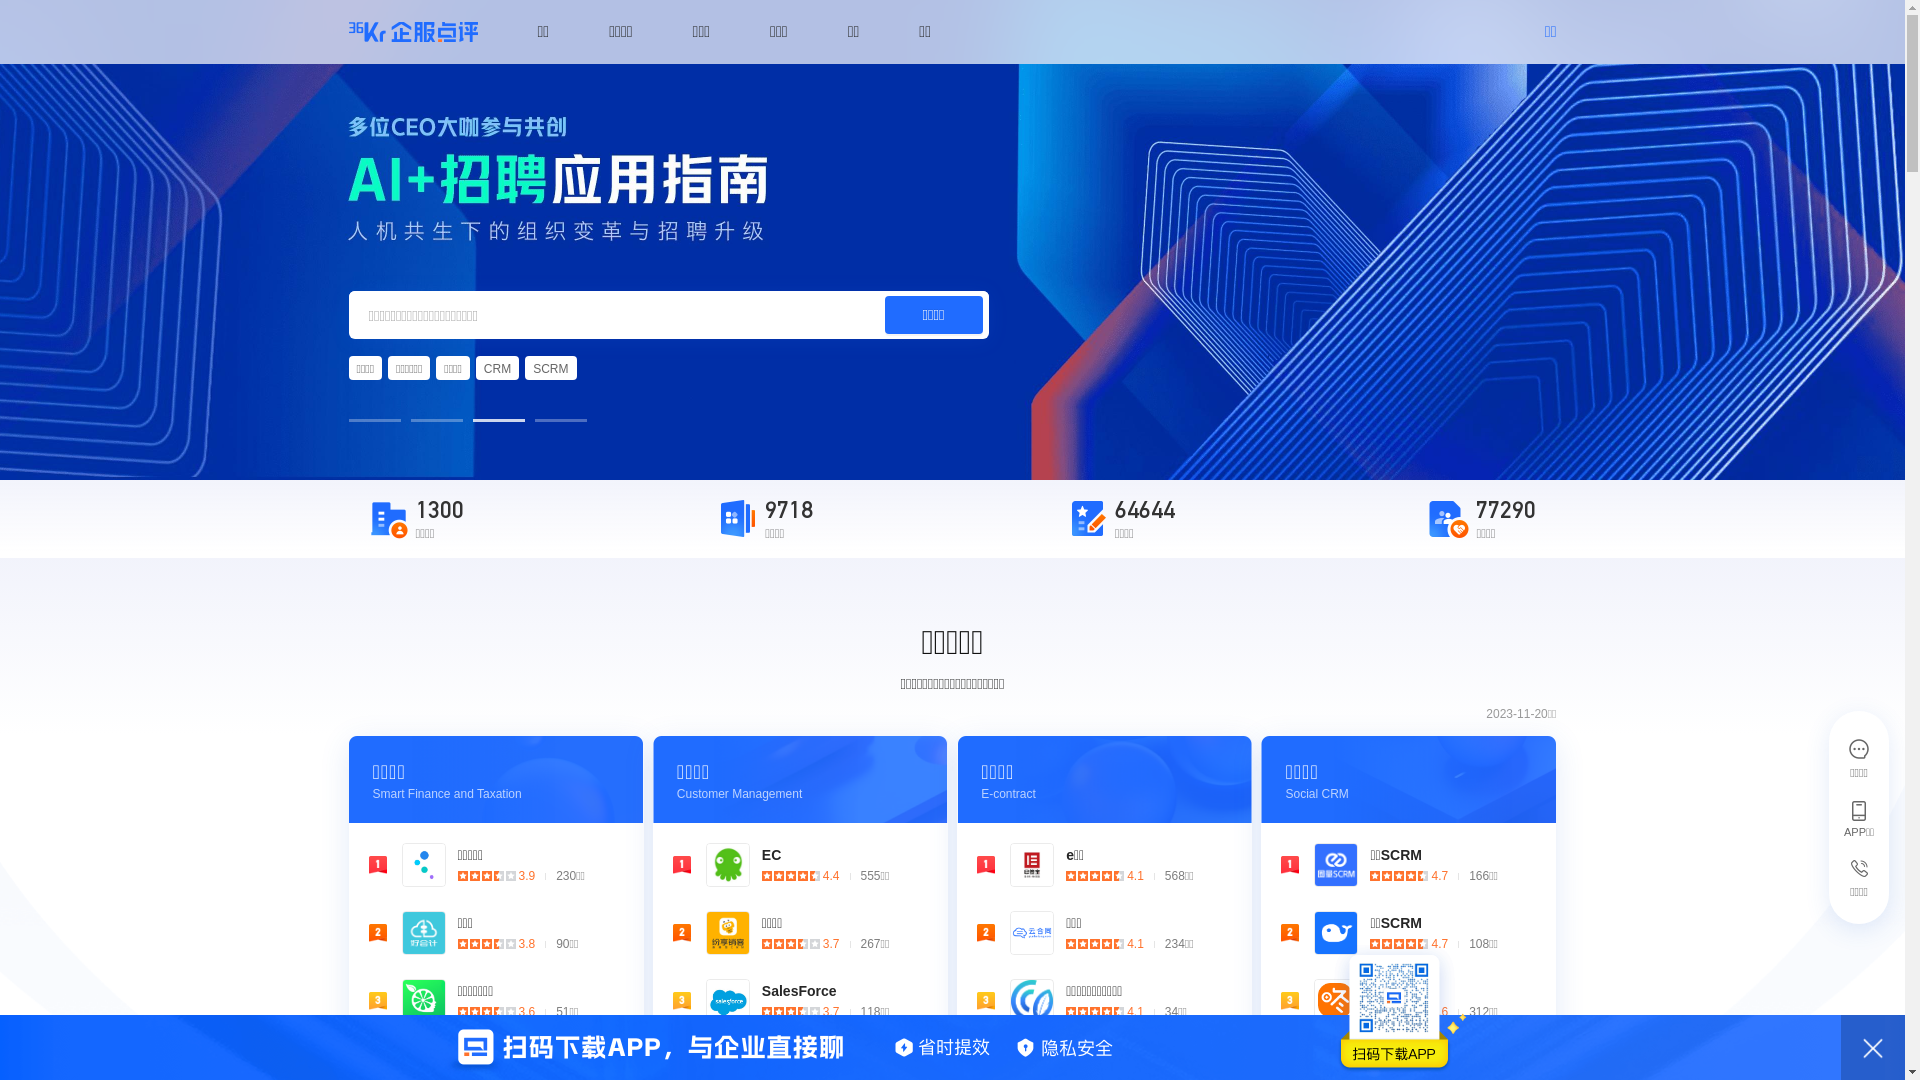  I want to click on 'CRM', so click(474, 367).